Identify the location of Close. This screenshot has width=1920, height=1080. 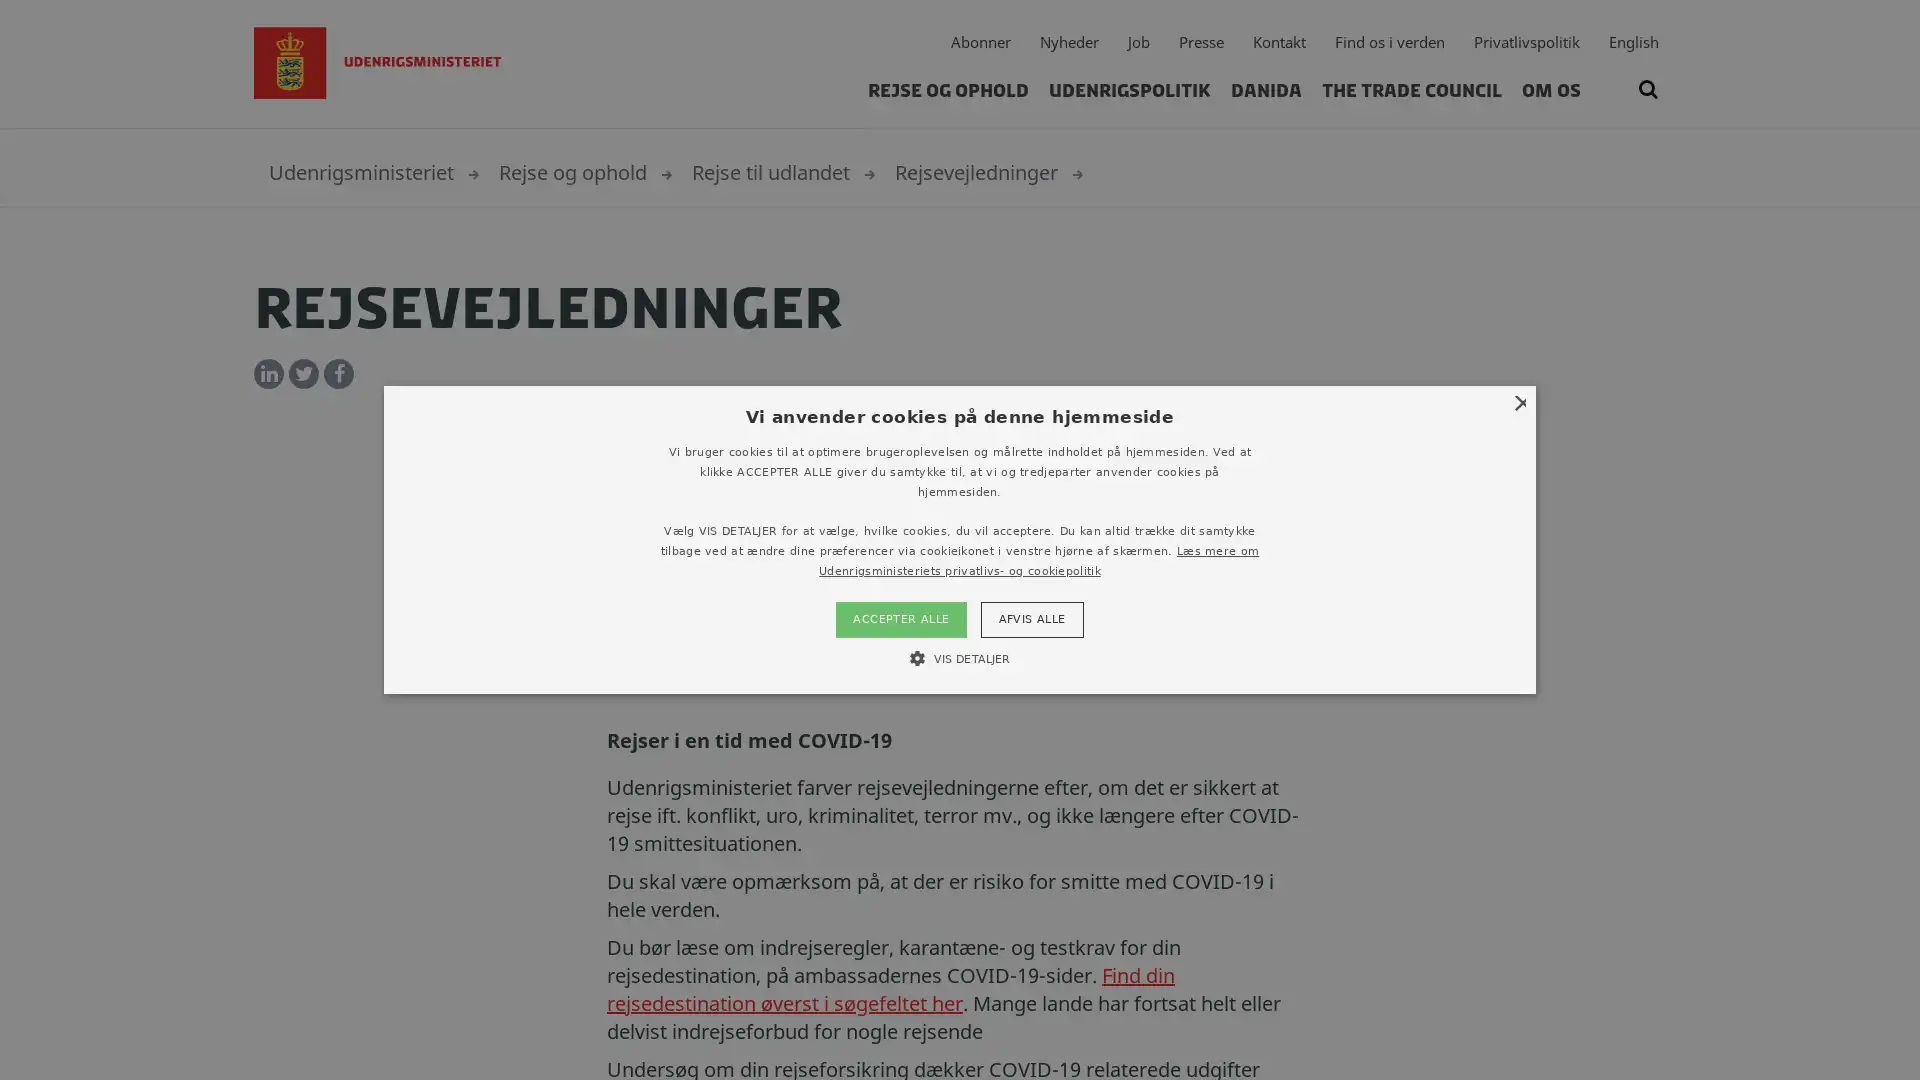
(1518, 403).